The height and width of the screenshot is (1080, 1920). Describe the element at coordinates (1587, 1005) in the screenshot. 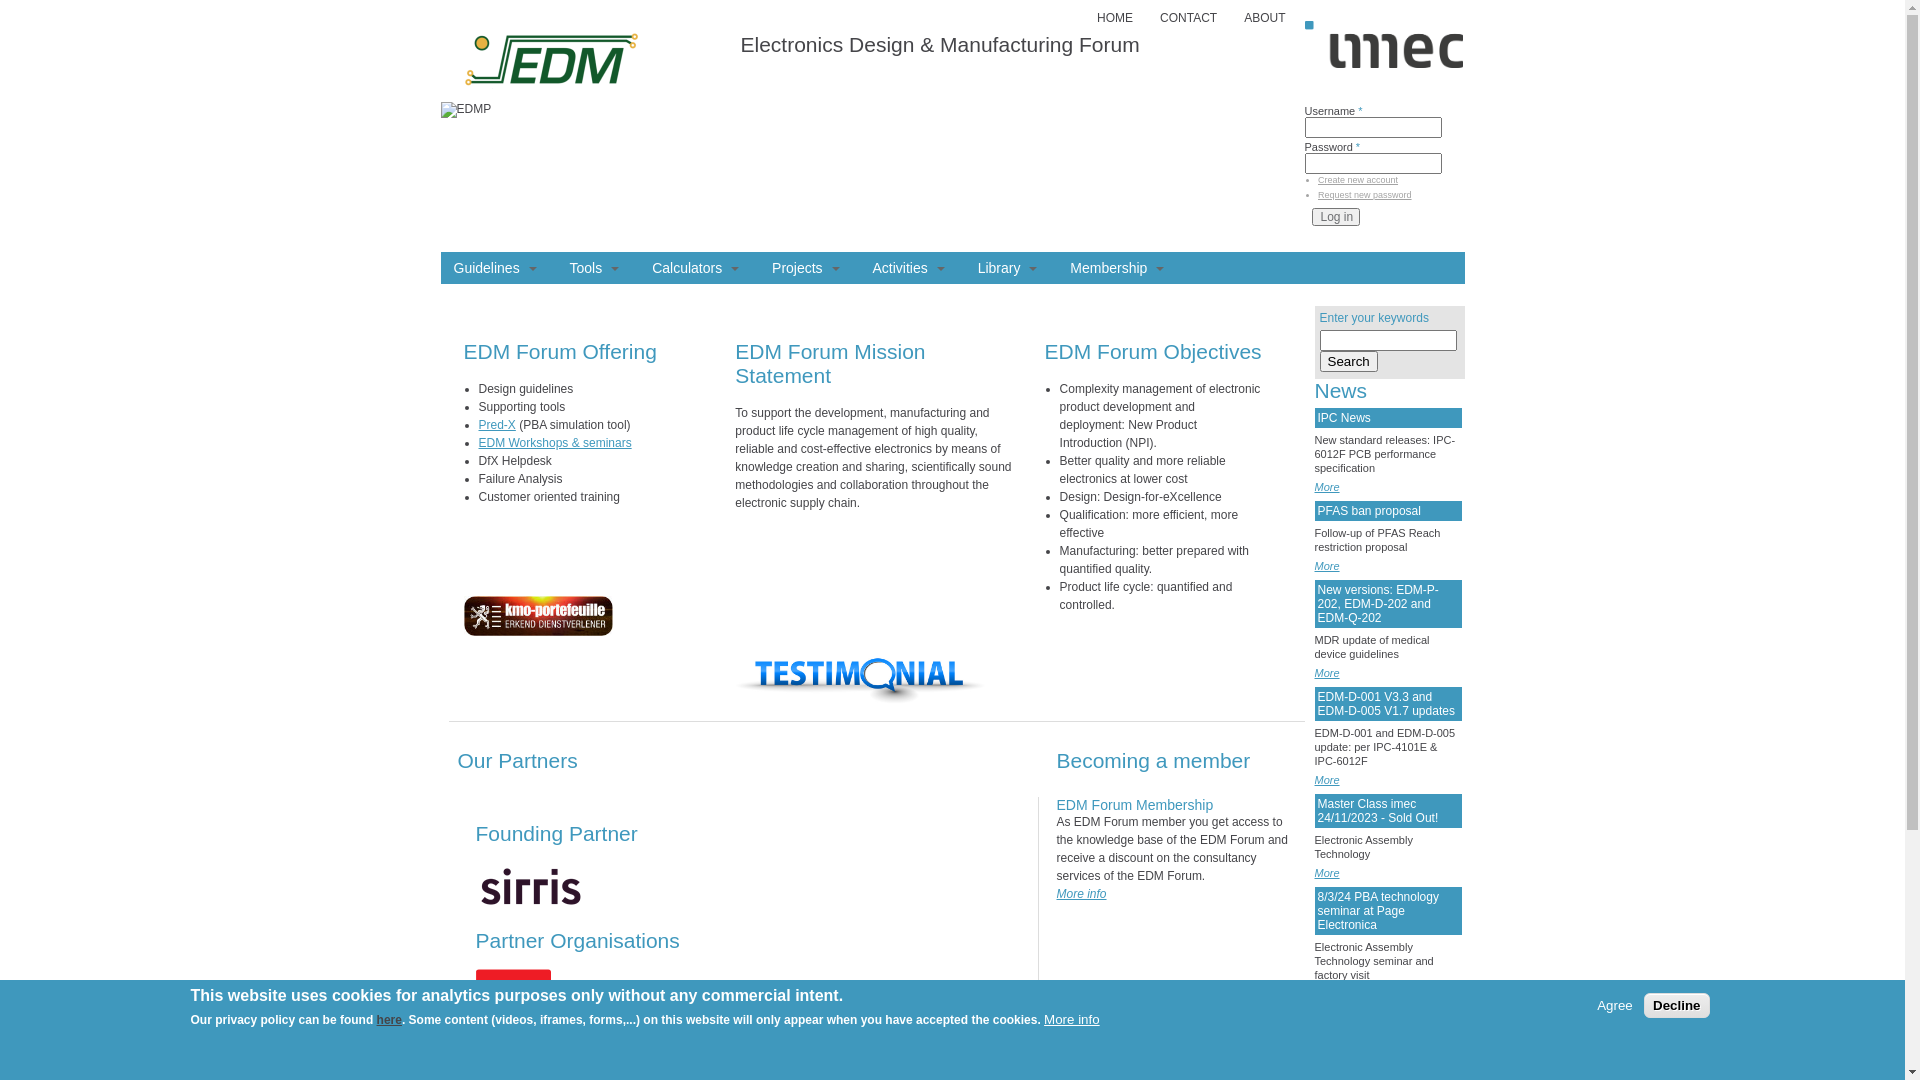

I see `'Agree'` at that location.